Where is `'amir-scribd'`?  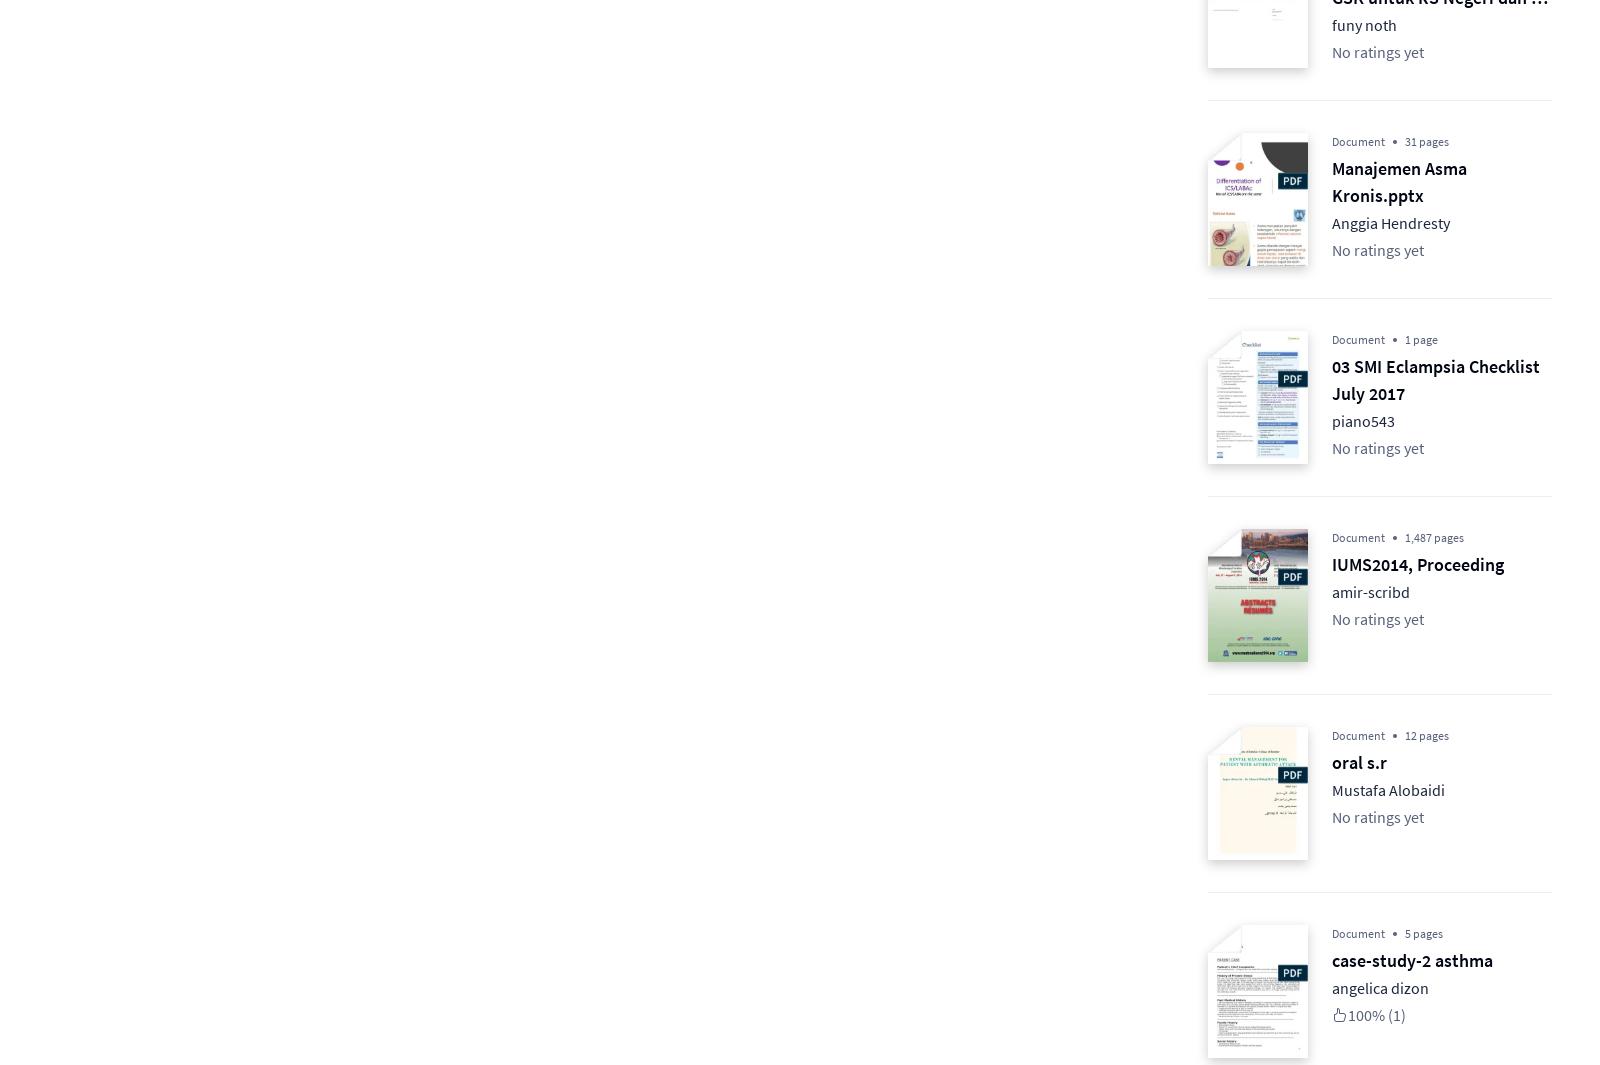 'amir-scribd' is located at coordinates (1370, 592).